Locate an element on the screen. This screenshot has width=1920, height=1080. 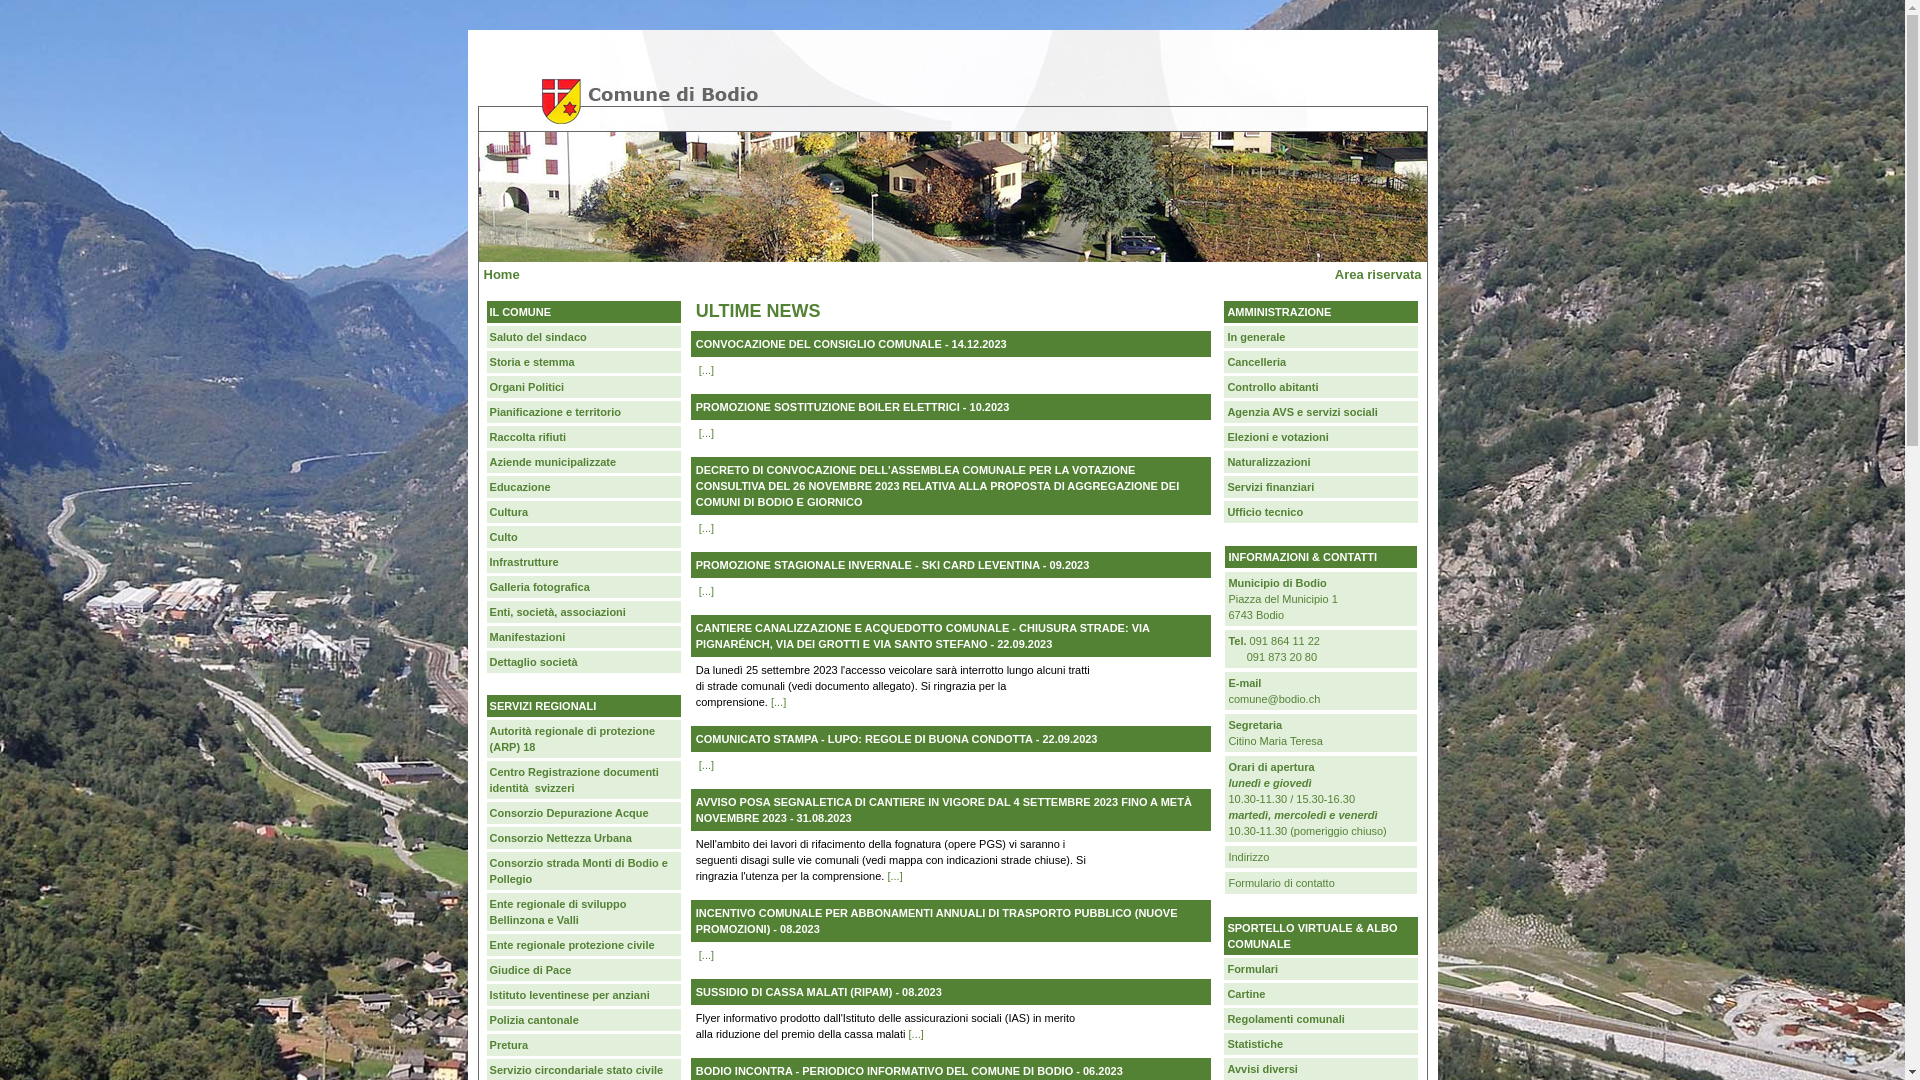
'Elezioni e votazioni' is located at coordinates (1223, 435).